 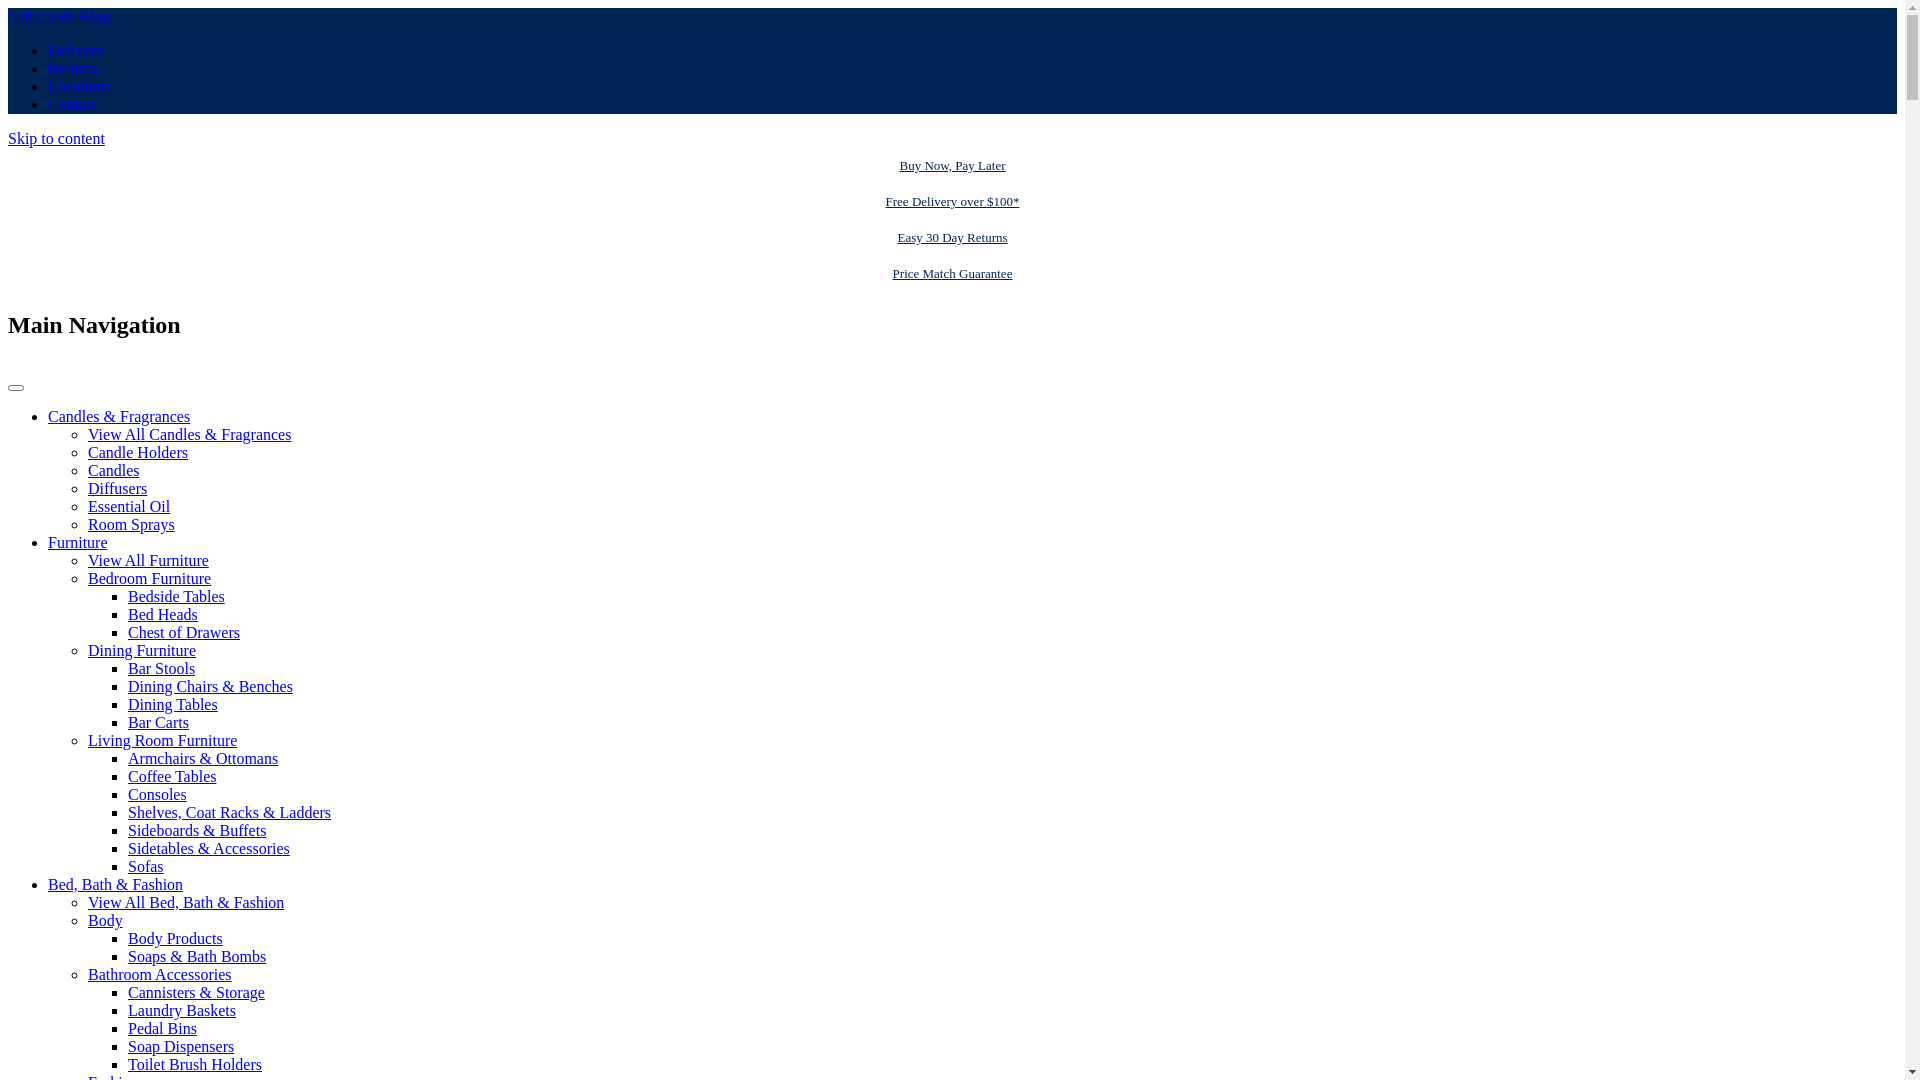 I want to click on 'Body Products', so click(x=175, y=938).